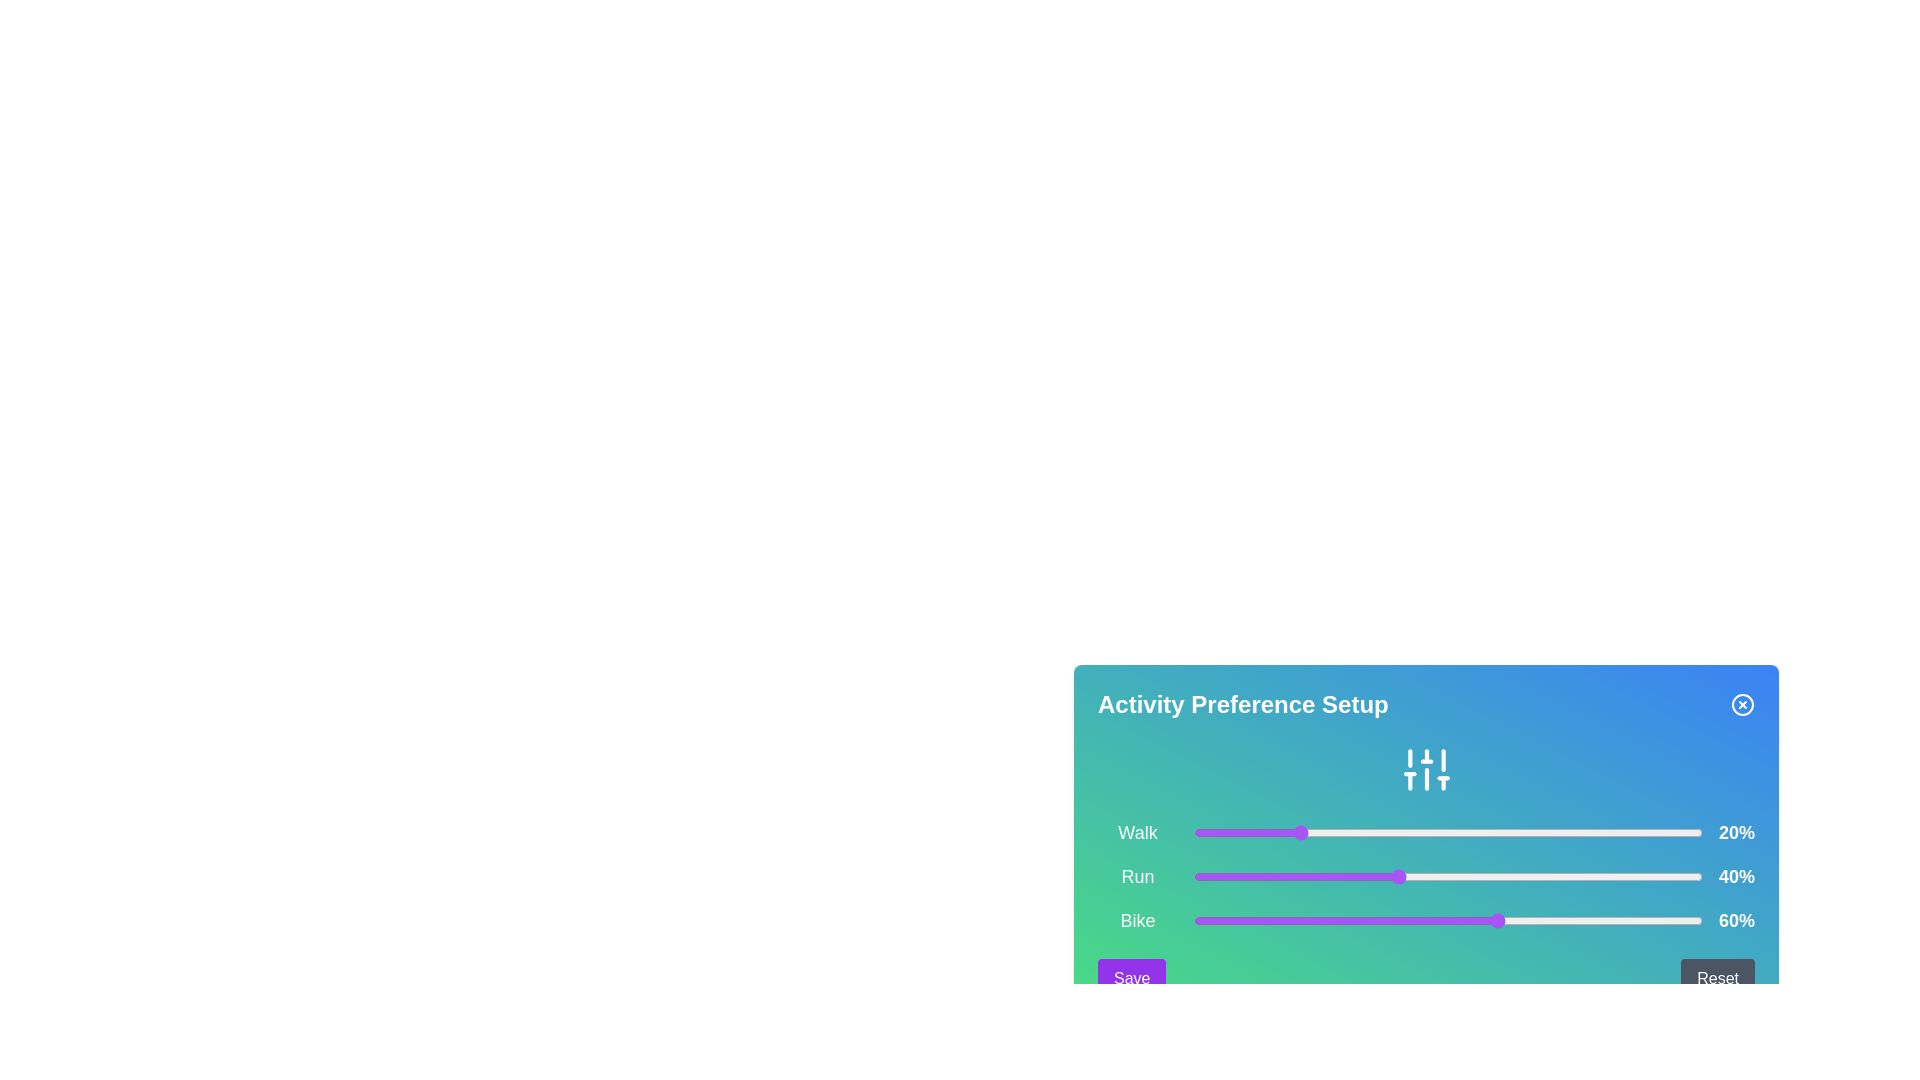  Describe the element at coordinates (1463, 833) in the screenshot. I see `the slider for 0 to 53%` at that location.